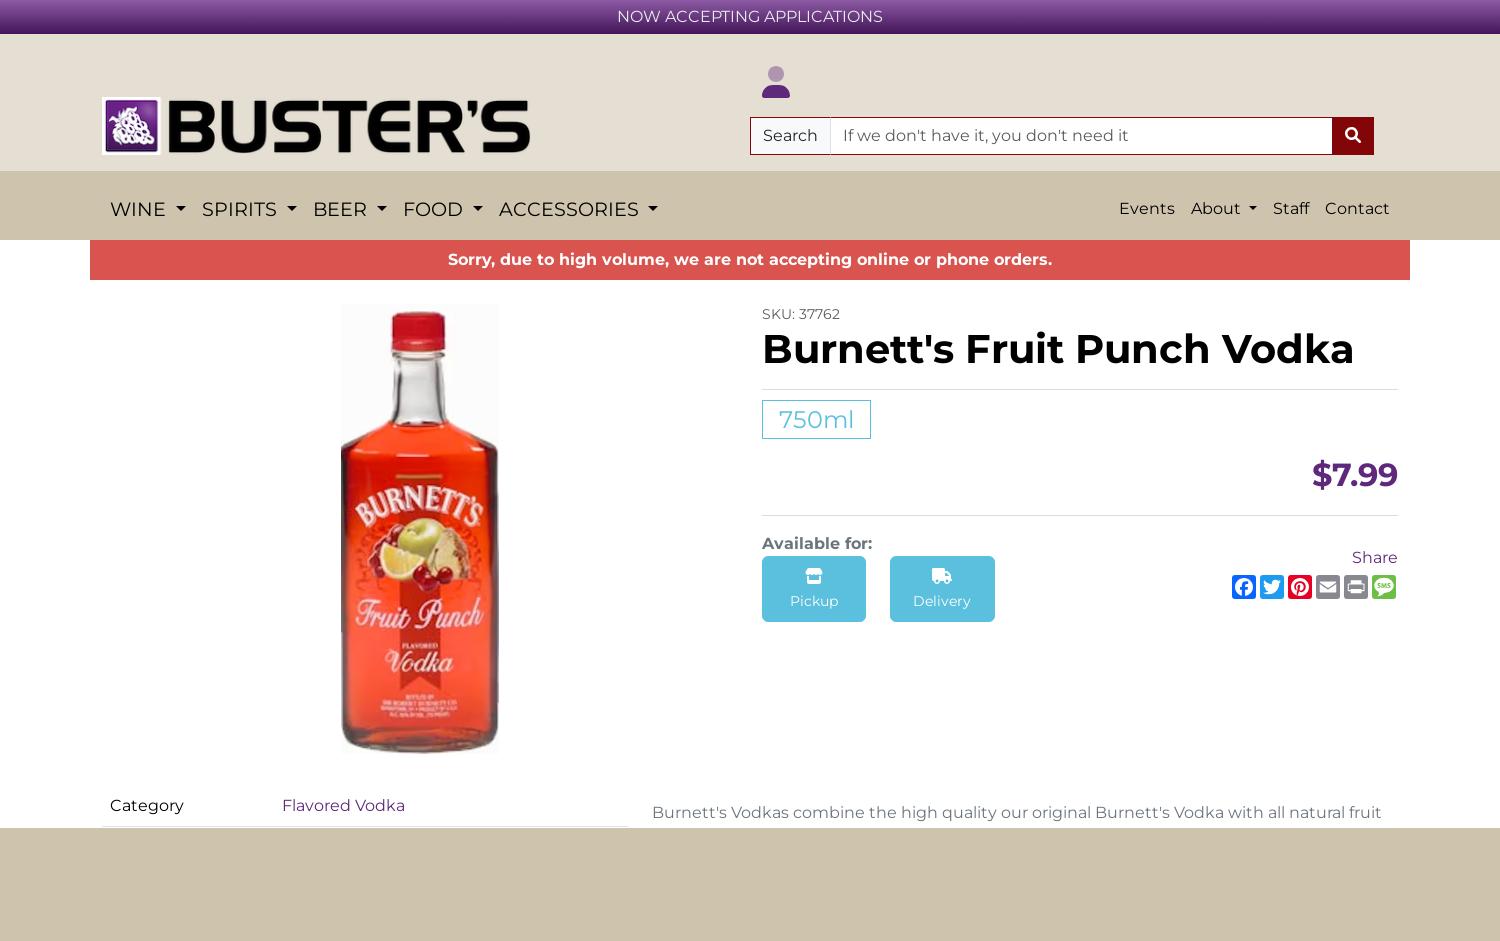 This screenshot has height=941, width=1500. Describe the element at coordinates (750, 311) in the screenshot. I see `'Curbside Pickup and Local Delivery available.'` at that location.